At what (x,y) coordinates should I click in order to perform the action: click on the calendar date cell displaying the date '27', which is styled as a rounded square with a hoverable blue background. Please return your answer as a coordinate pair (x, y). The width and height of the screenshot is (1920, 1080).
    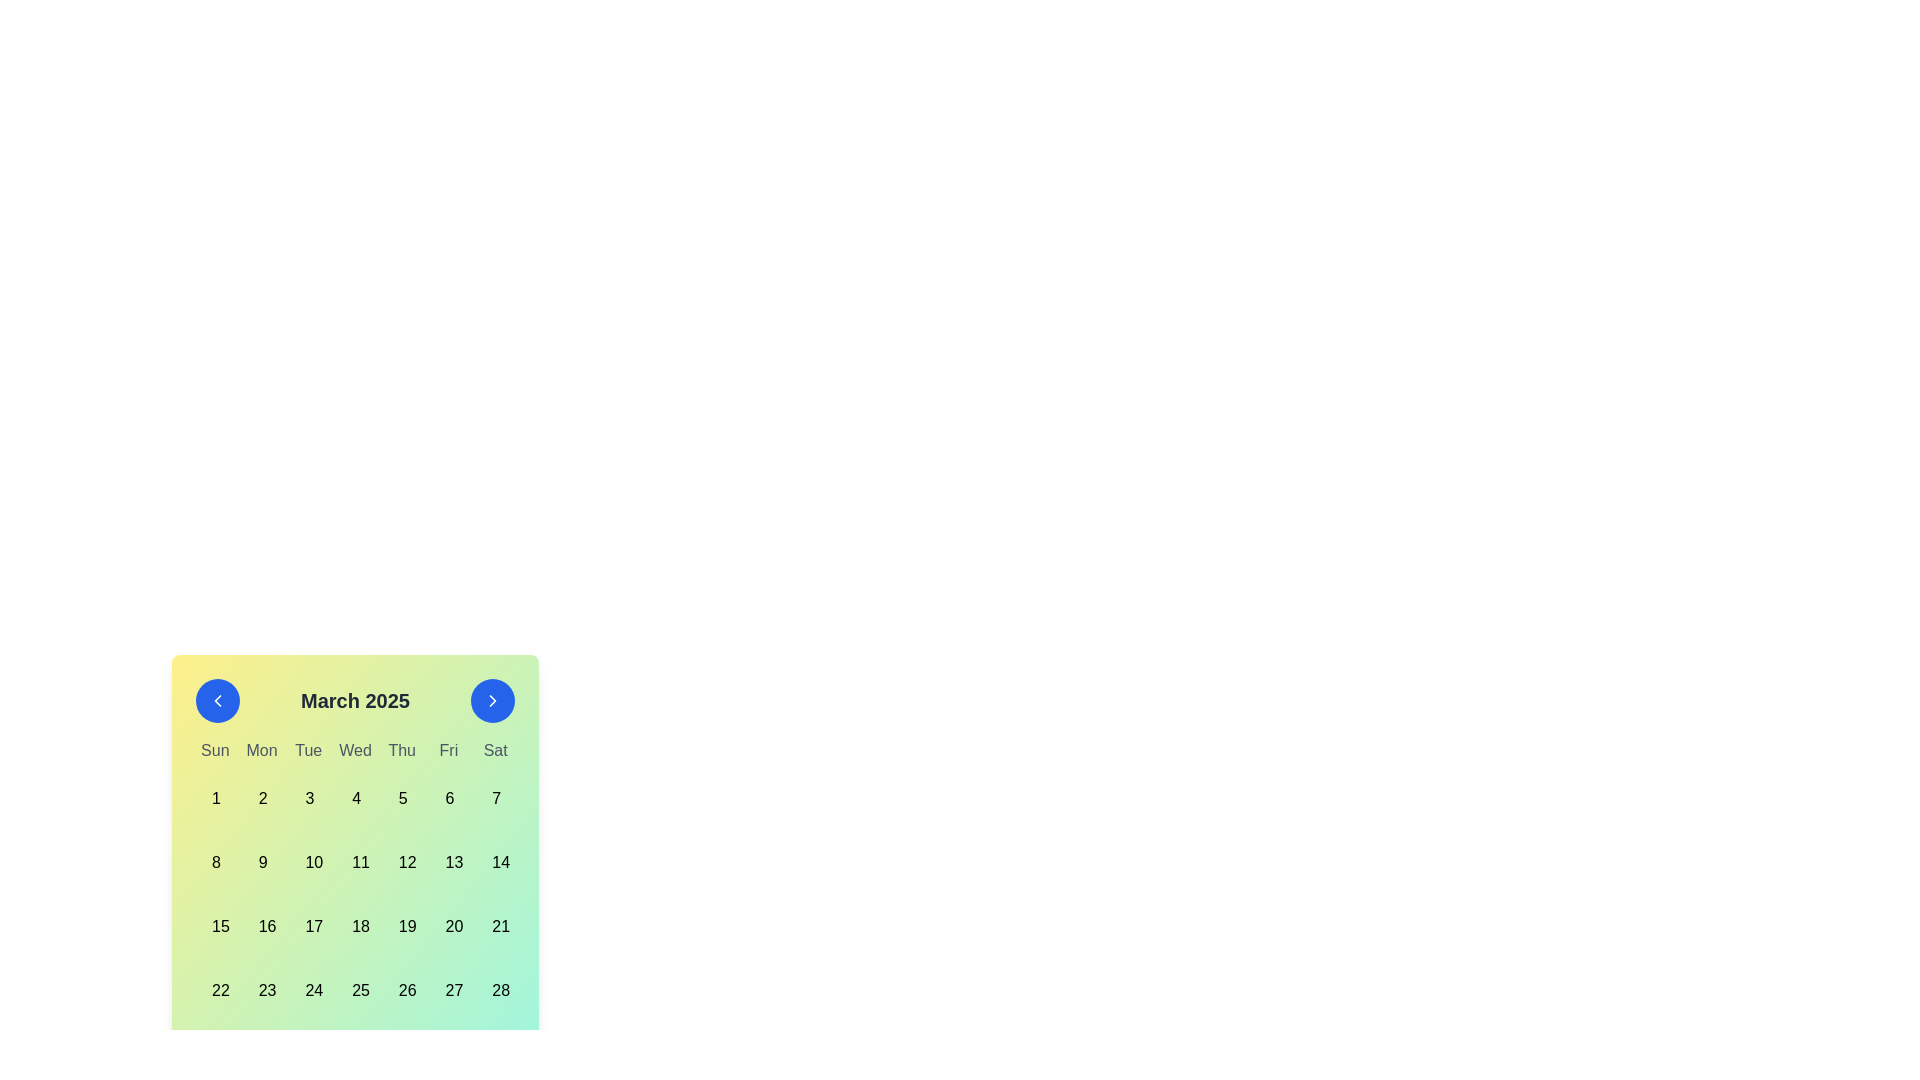
    Looking at the image, I should click on (447, 991).